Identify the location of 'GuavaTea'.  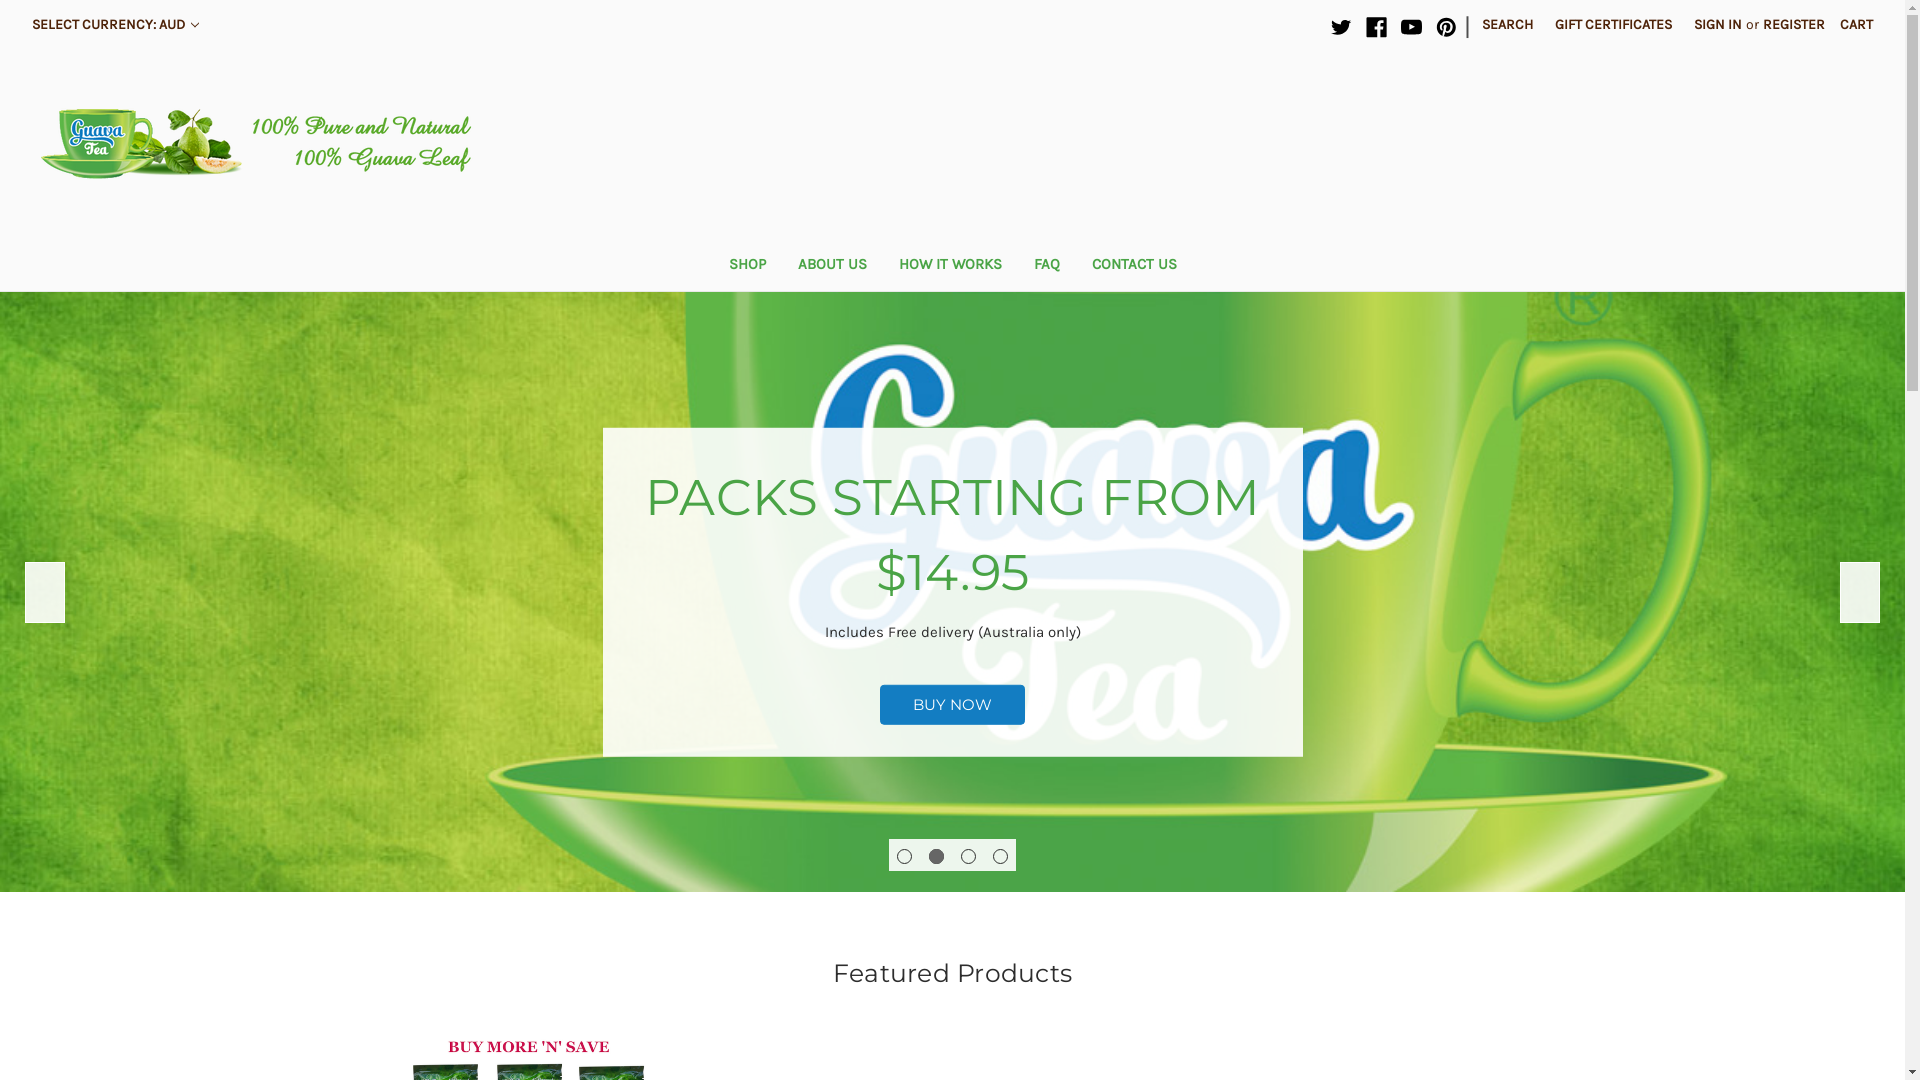
(263, 142).